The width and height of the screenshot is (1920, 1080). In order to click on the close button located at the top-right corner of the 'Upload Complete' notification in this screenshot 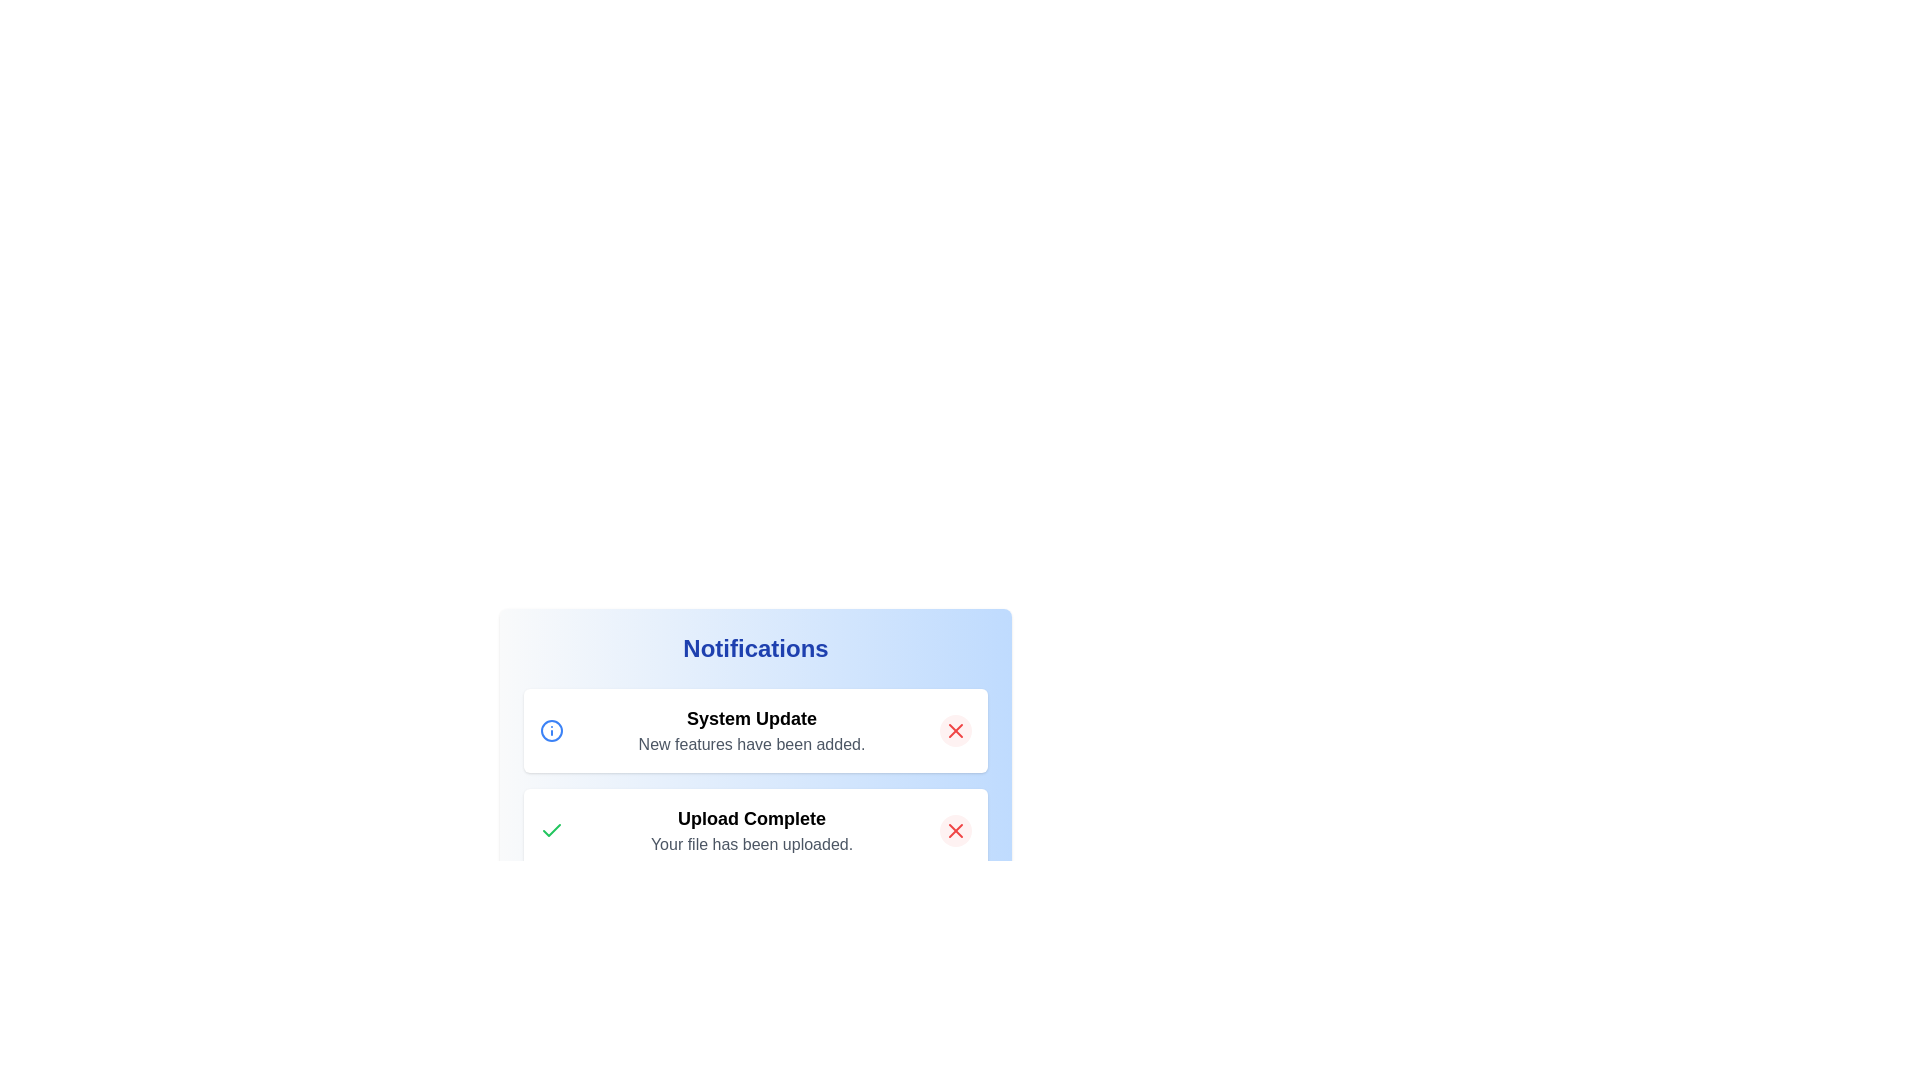, I will do `click(954, 830)`.